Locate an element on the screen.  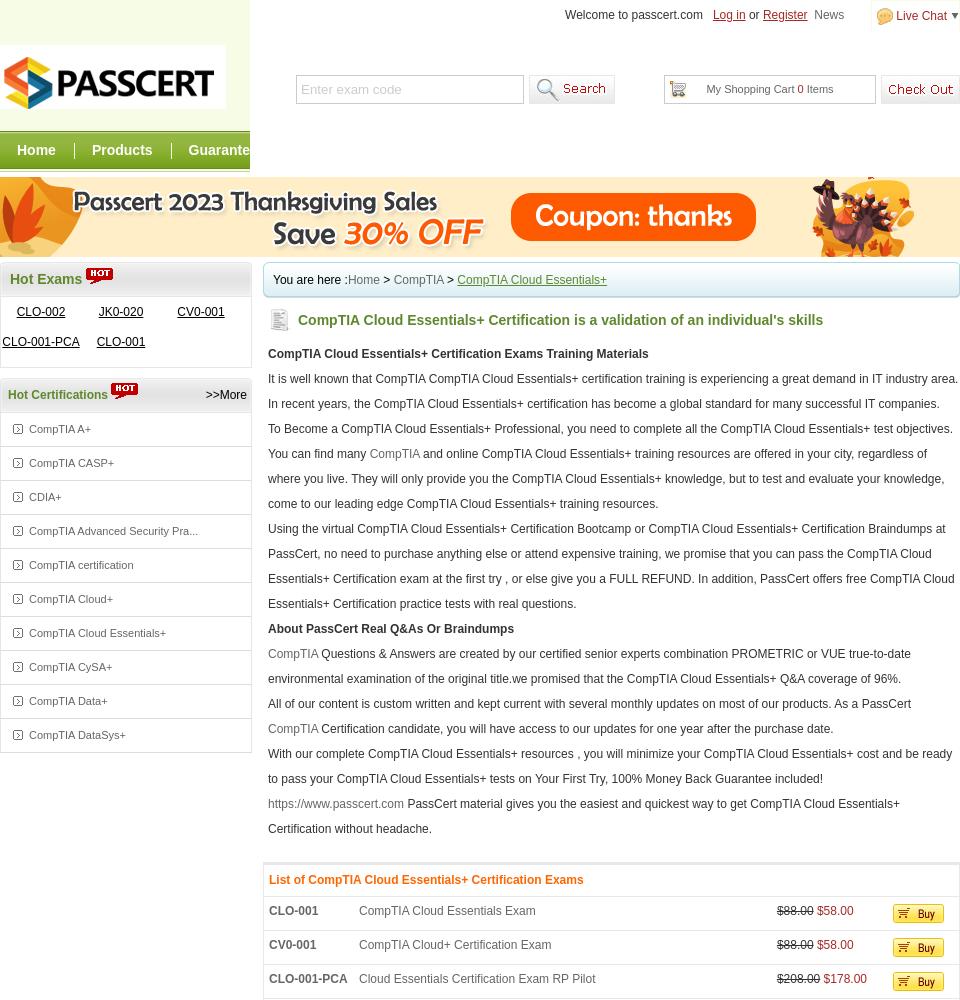
'CompTIA CySA+' is located at coordinates (70, 667).